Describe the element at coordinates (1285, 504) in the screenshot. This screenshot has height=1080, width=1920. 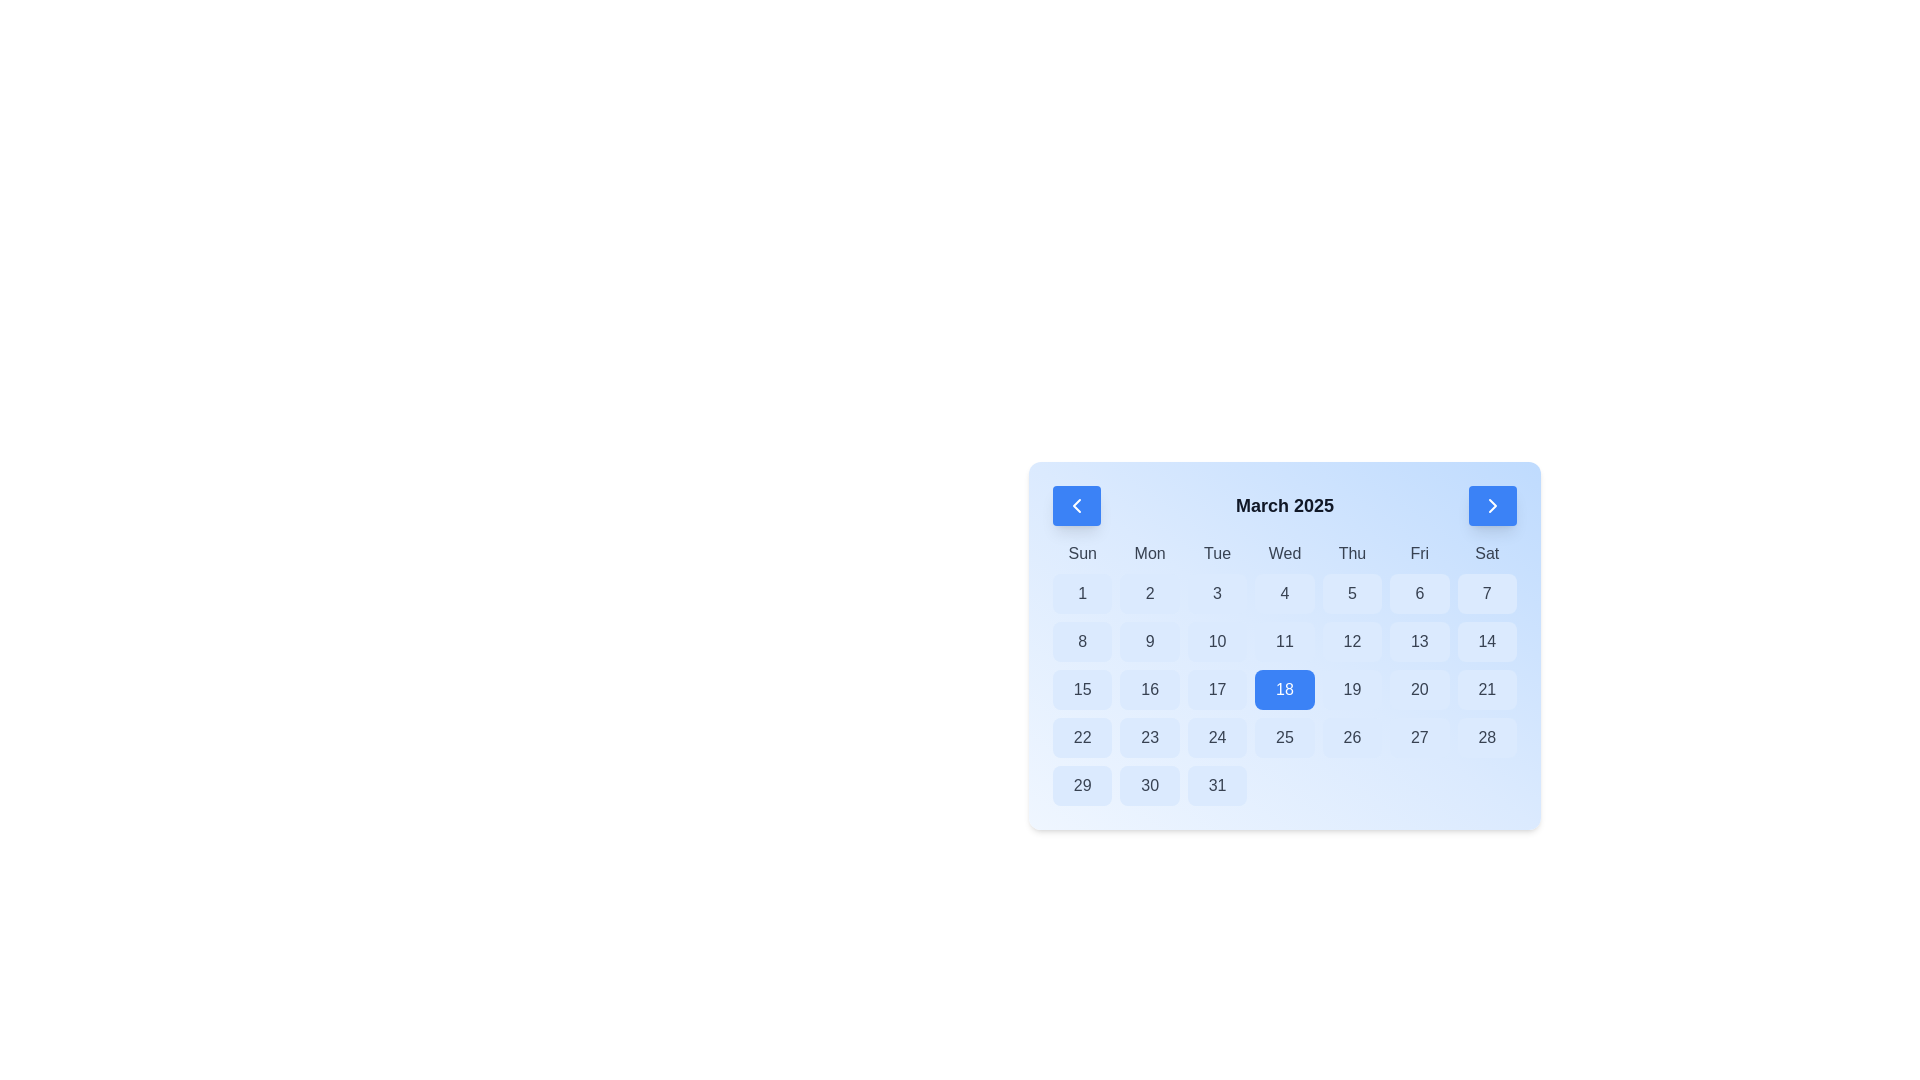
I see `the Text header that displays the currently selected month and year in the calendar interface, located centrally at the upper section of the calendar` at that location.